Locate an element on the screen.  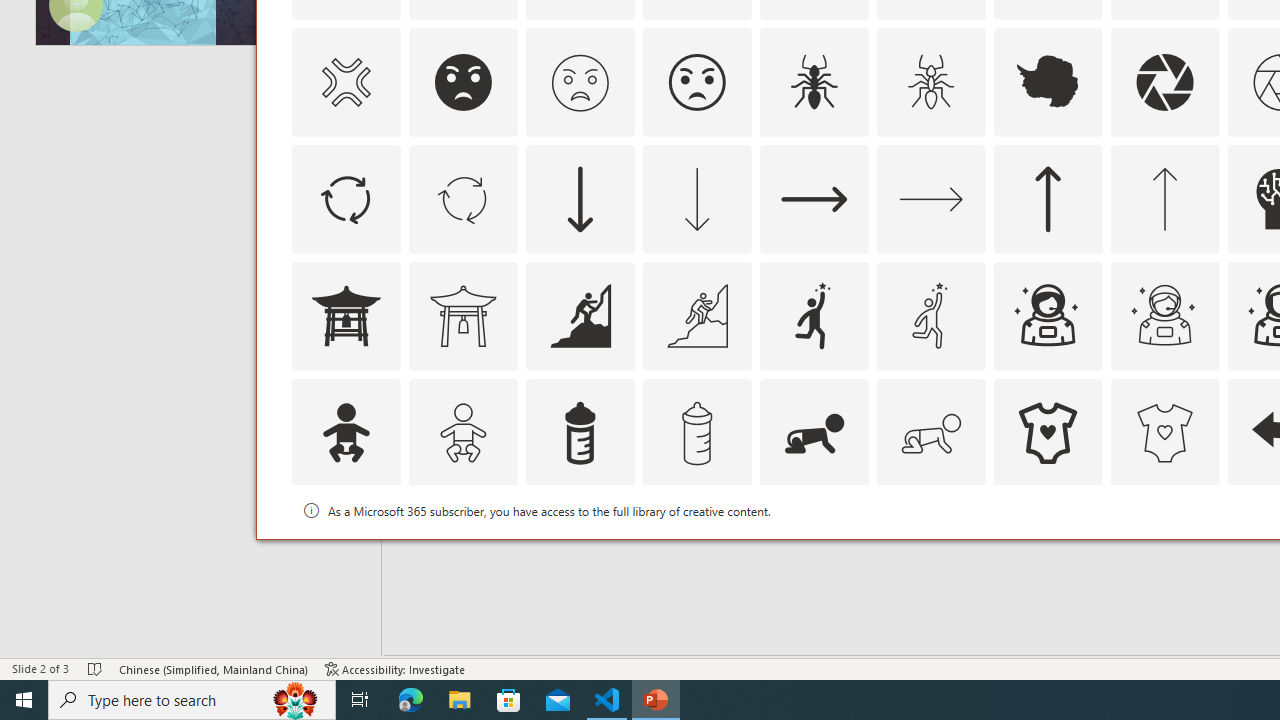
'AutomationID: Icons_Ant_M' is located at coordinates (929, 81).